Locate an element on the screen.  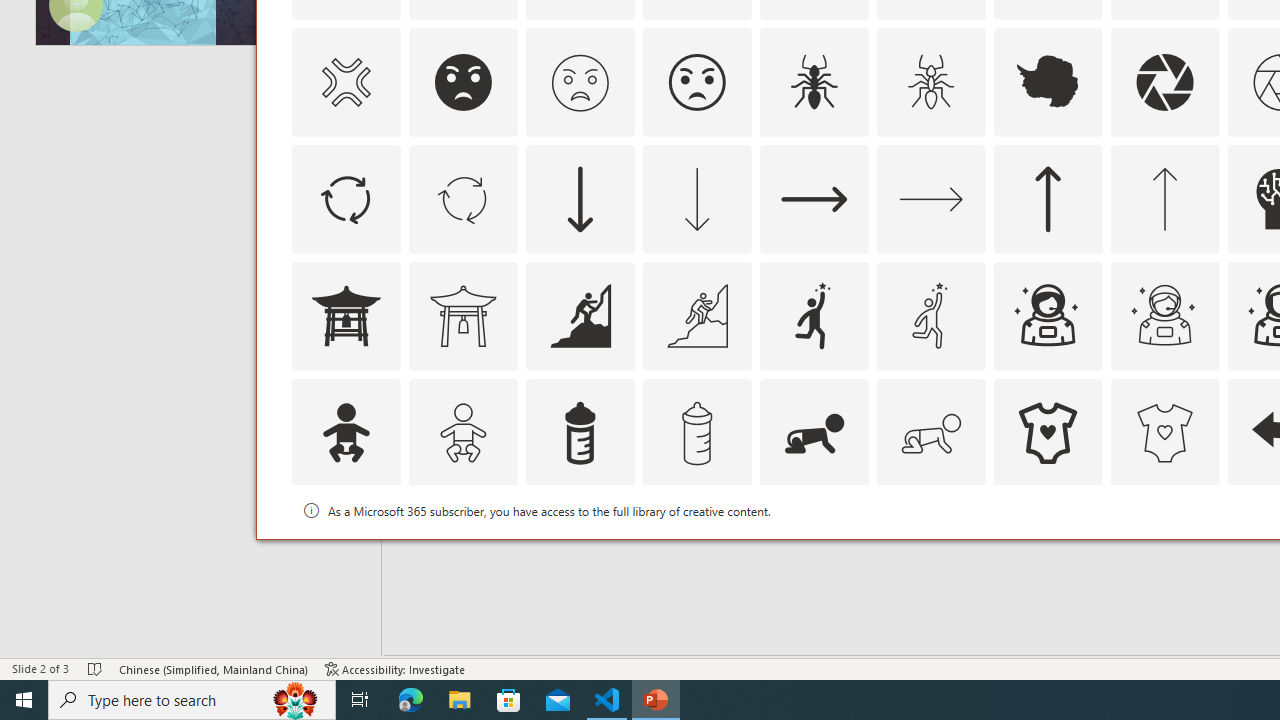
'AutomationID: Icons_Ant_M' is located at coordinates (929, 81).